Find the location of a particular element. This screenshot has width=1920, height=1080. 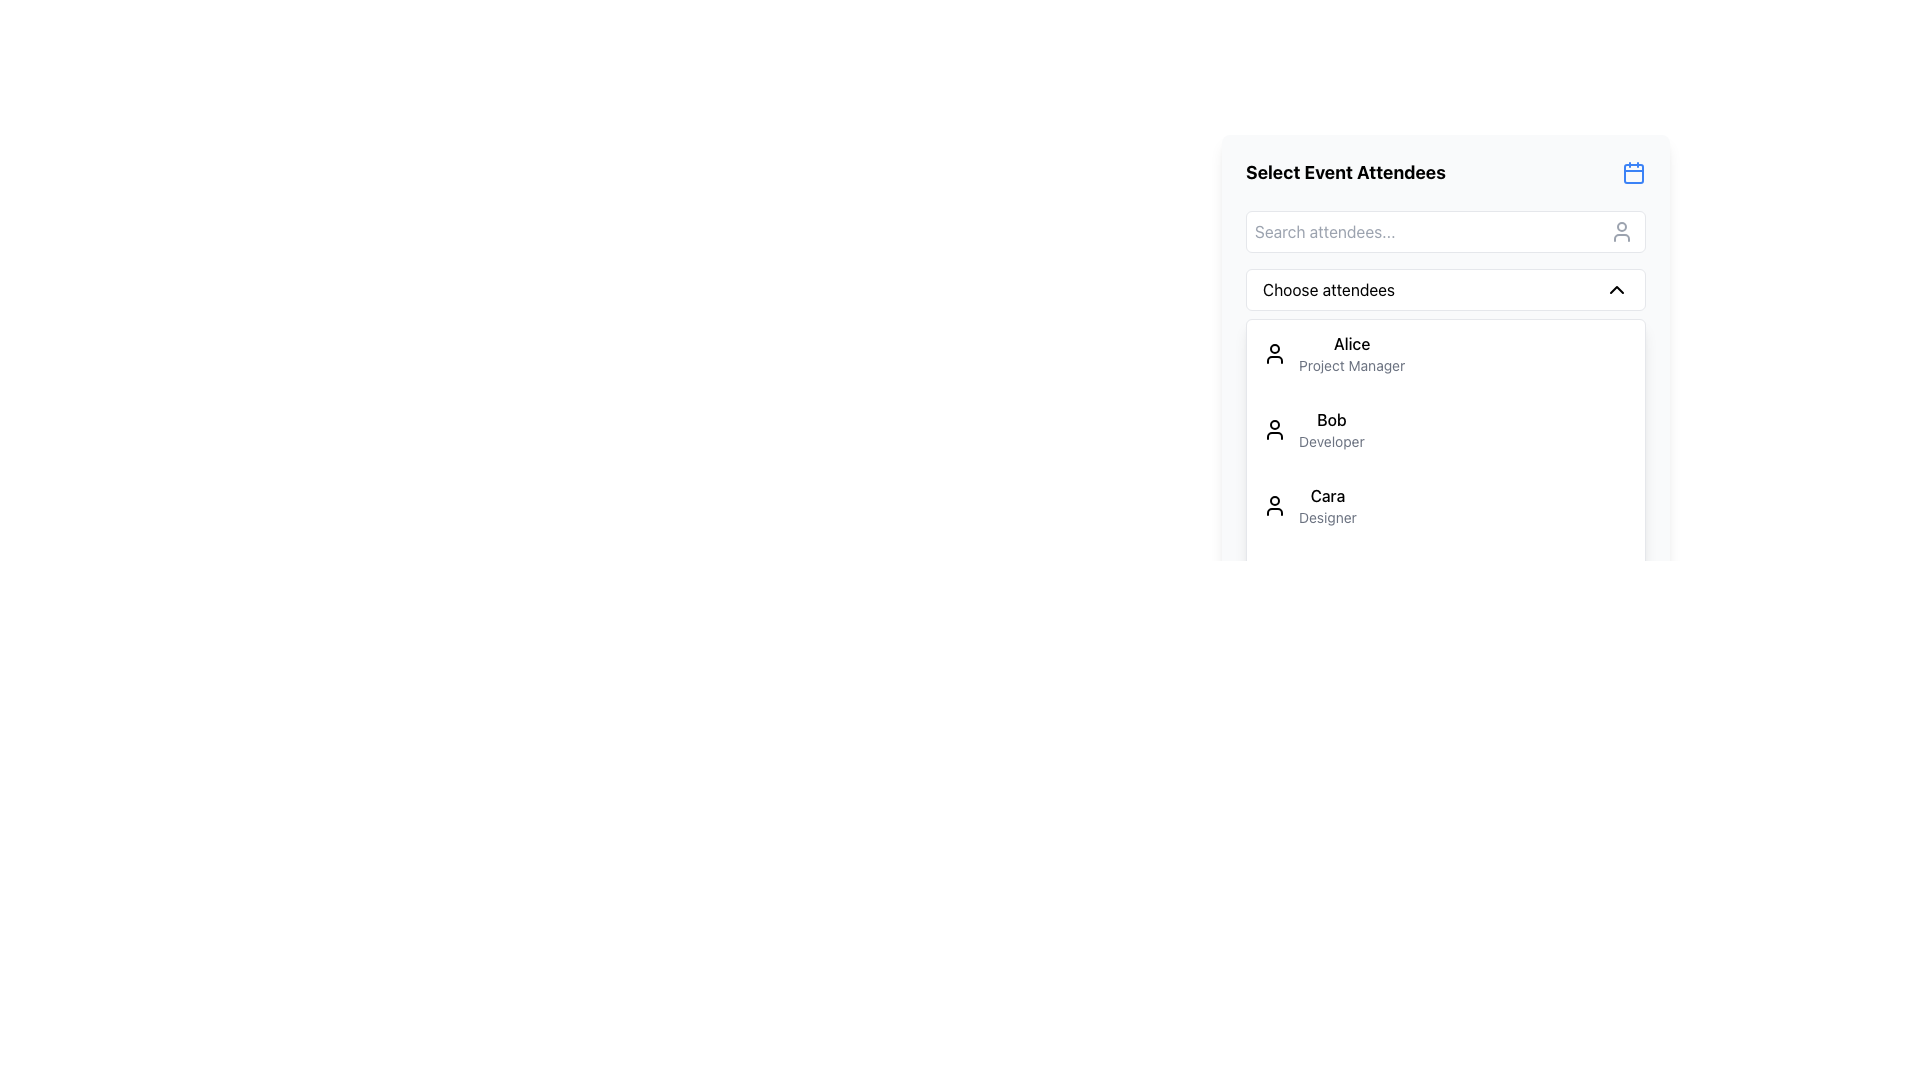

the static text label displaying 'Developer', which is located below the name 'Bob' in a vertical list layout under the header 'Choose Attendees' is located at coordinates (1331, 441).